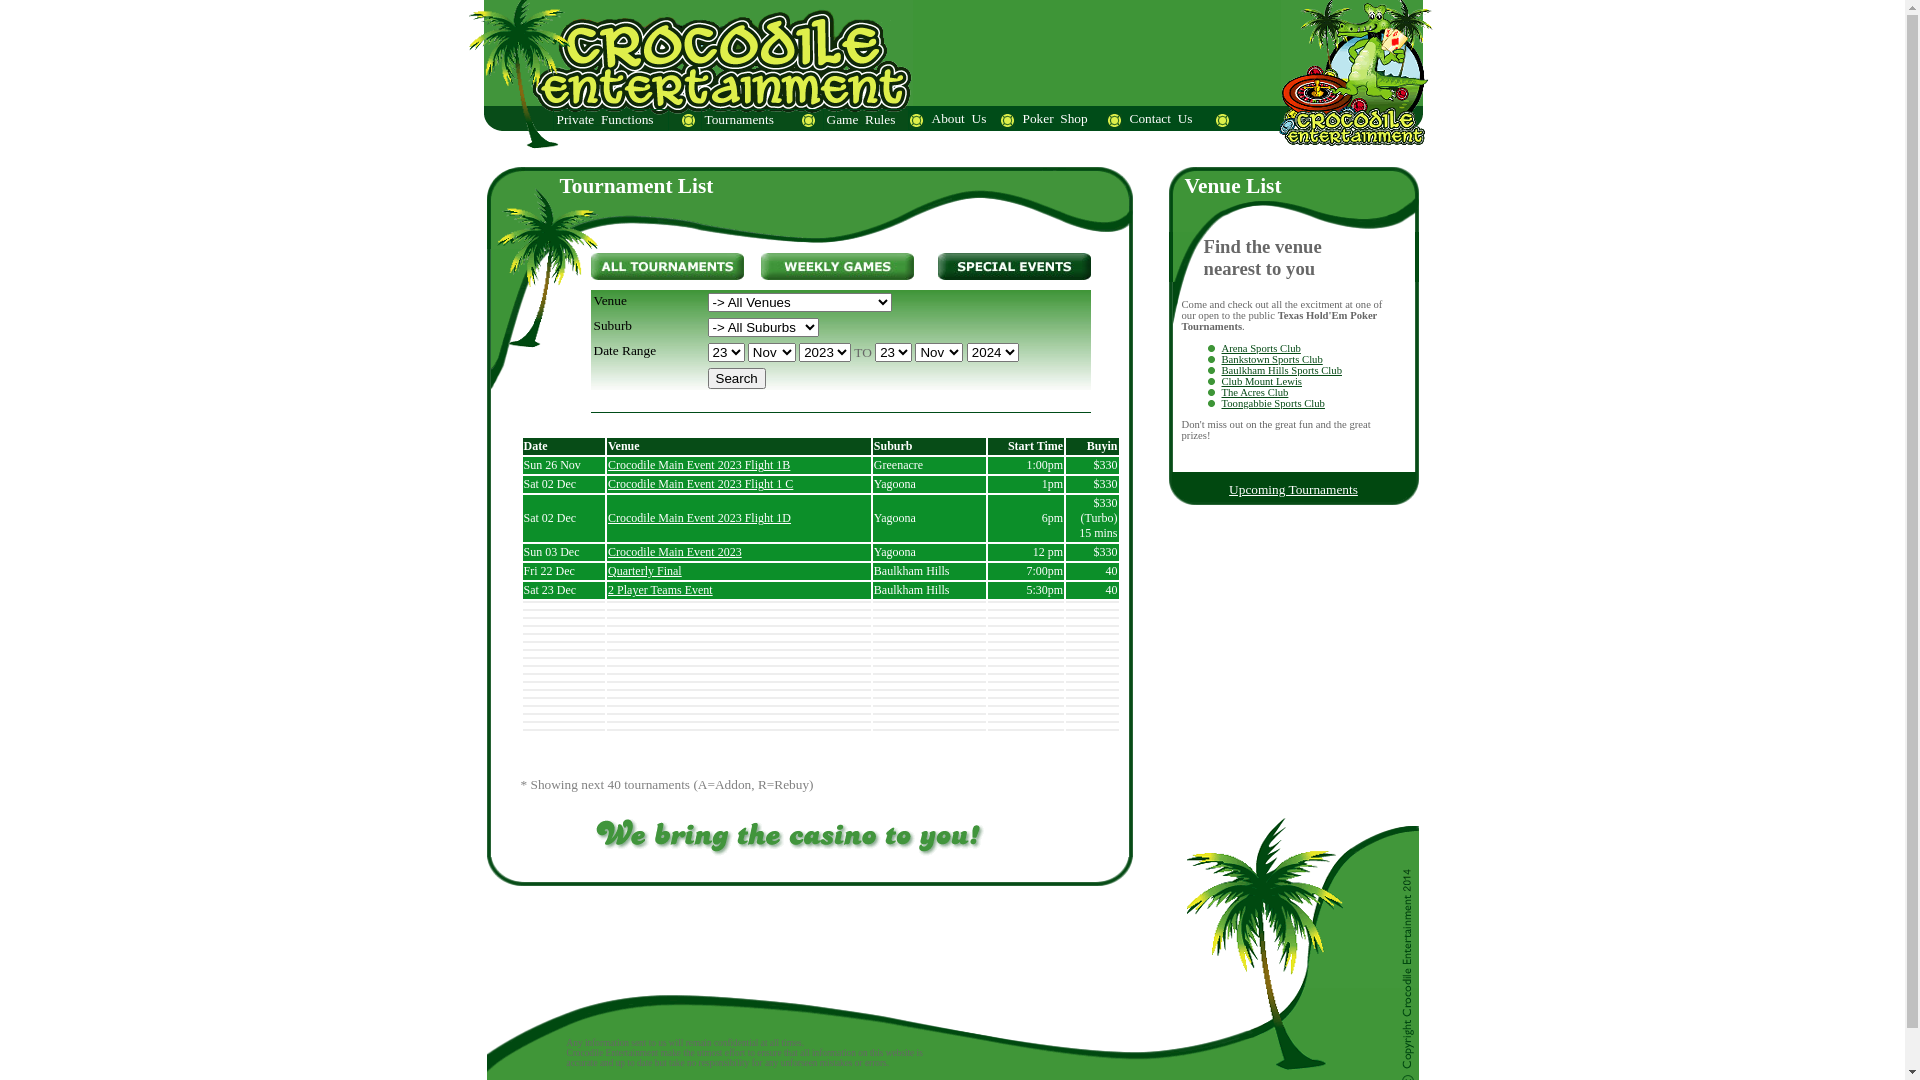  I want to click on 'Game_Rules', so click(864, 119).